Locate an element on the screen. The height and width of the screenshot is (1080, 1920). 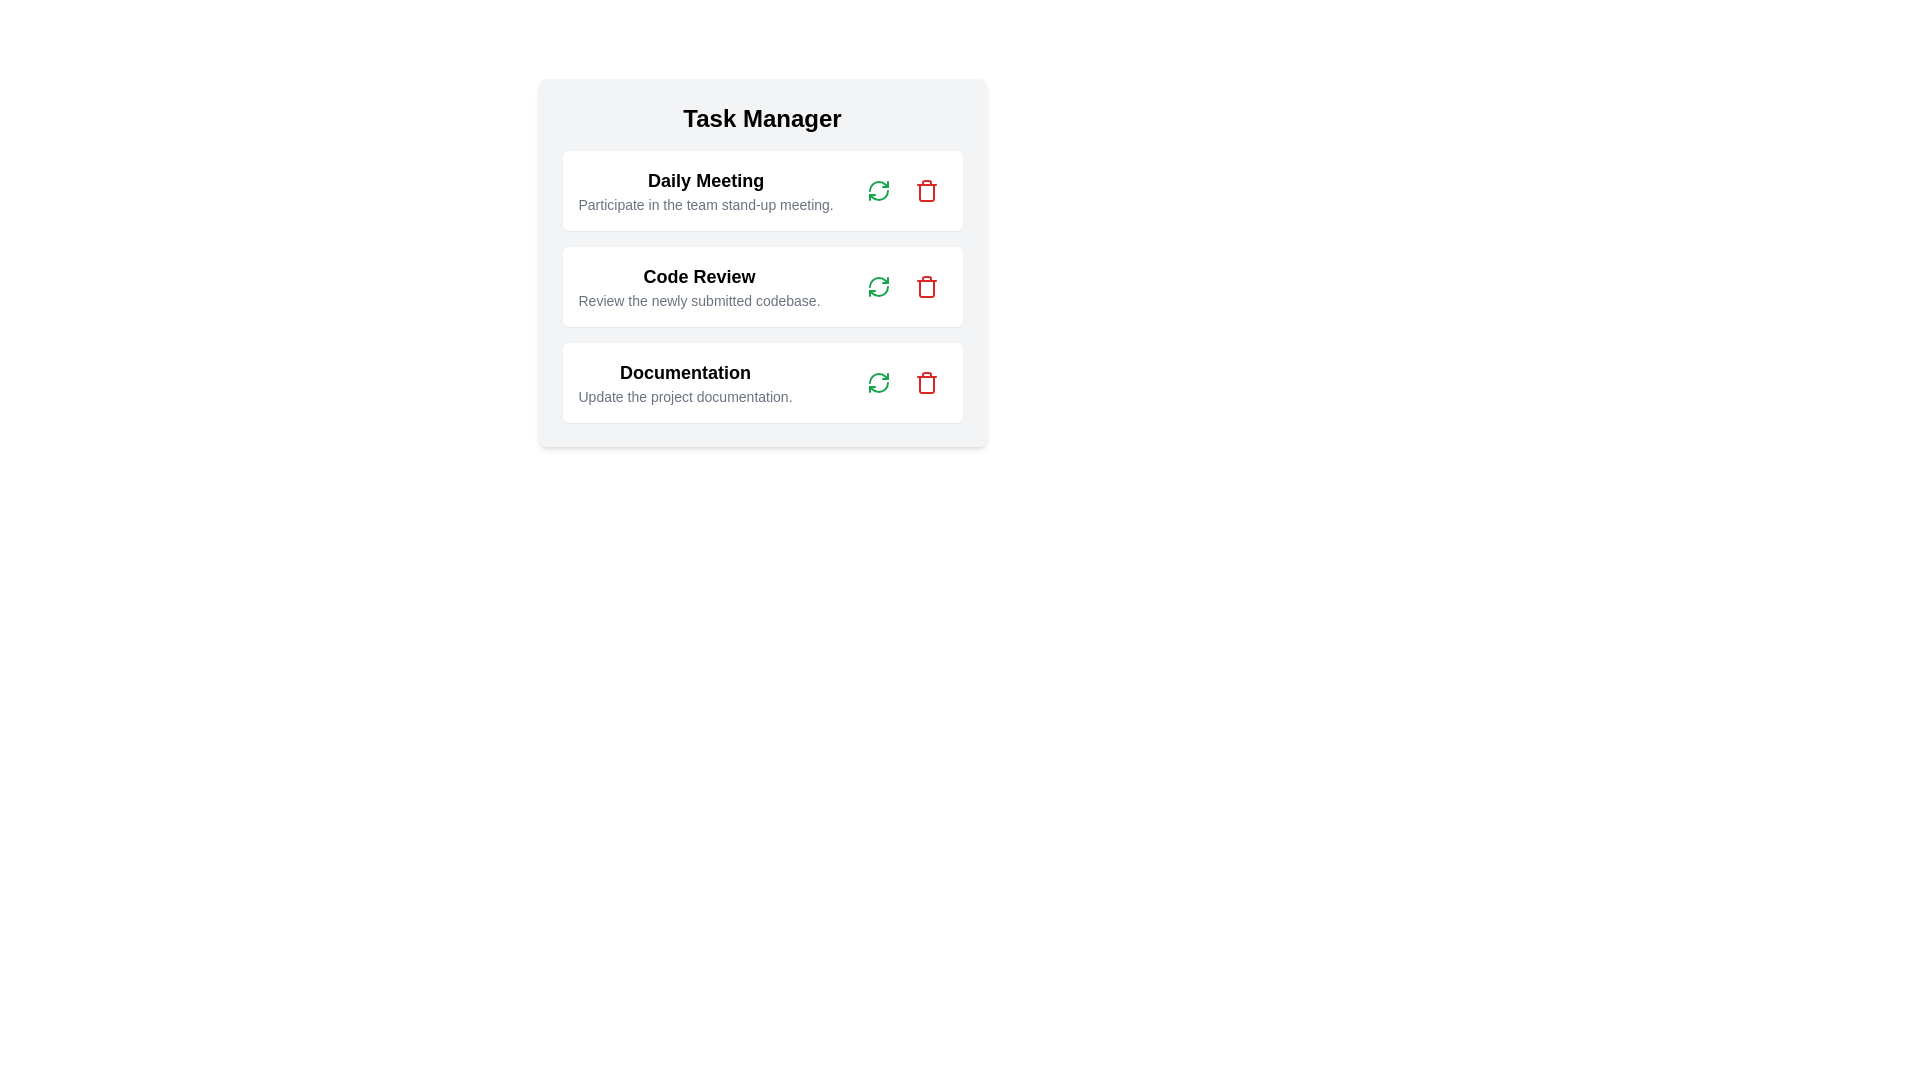
the text block titled 'Daily Meeting' with the subtitle 'Participate in the team stand-up meeting' located at the top of the list in the 'Task Manager' interface is located at coordinates (706, 191).